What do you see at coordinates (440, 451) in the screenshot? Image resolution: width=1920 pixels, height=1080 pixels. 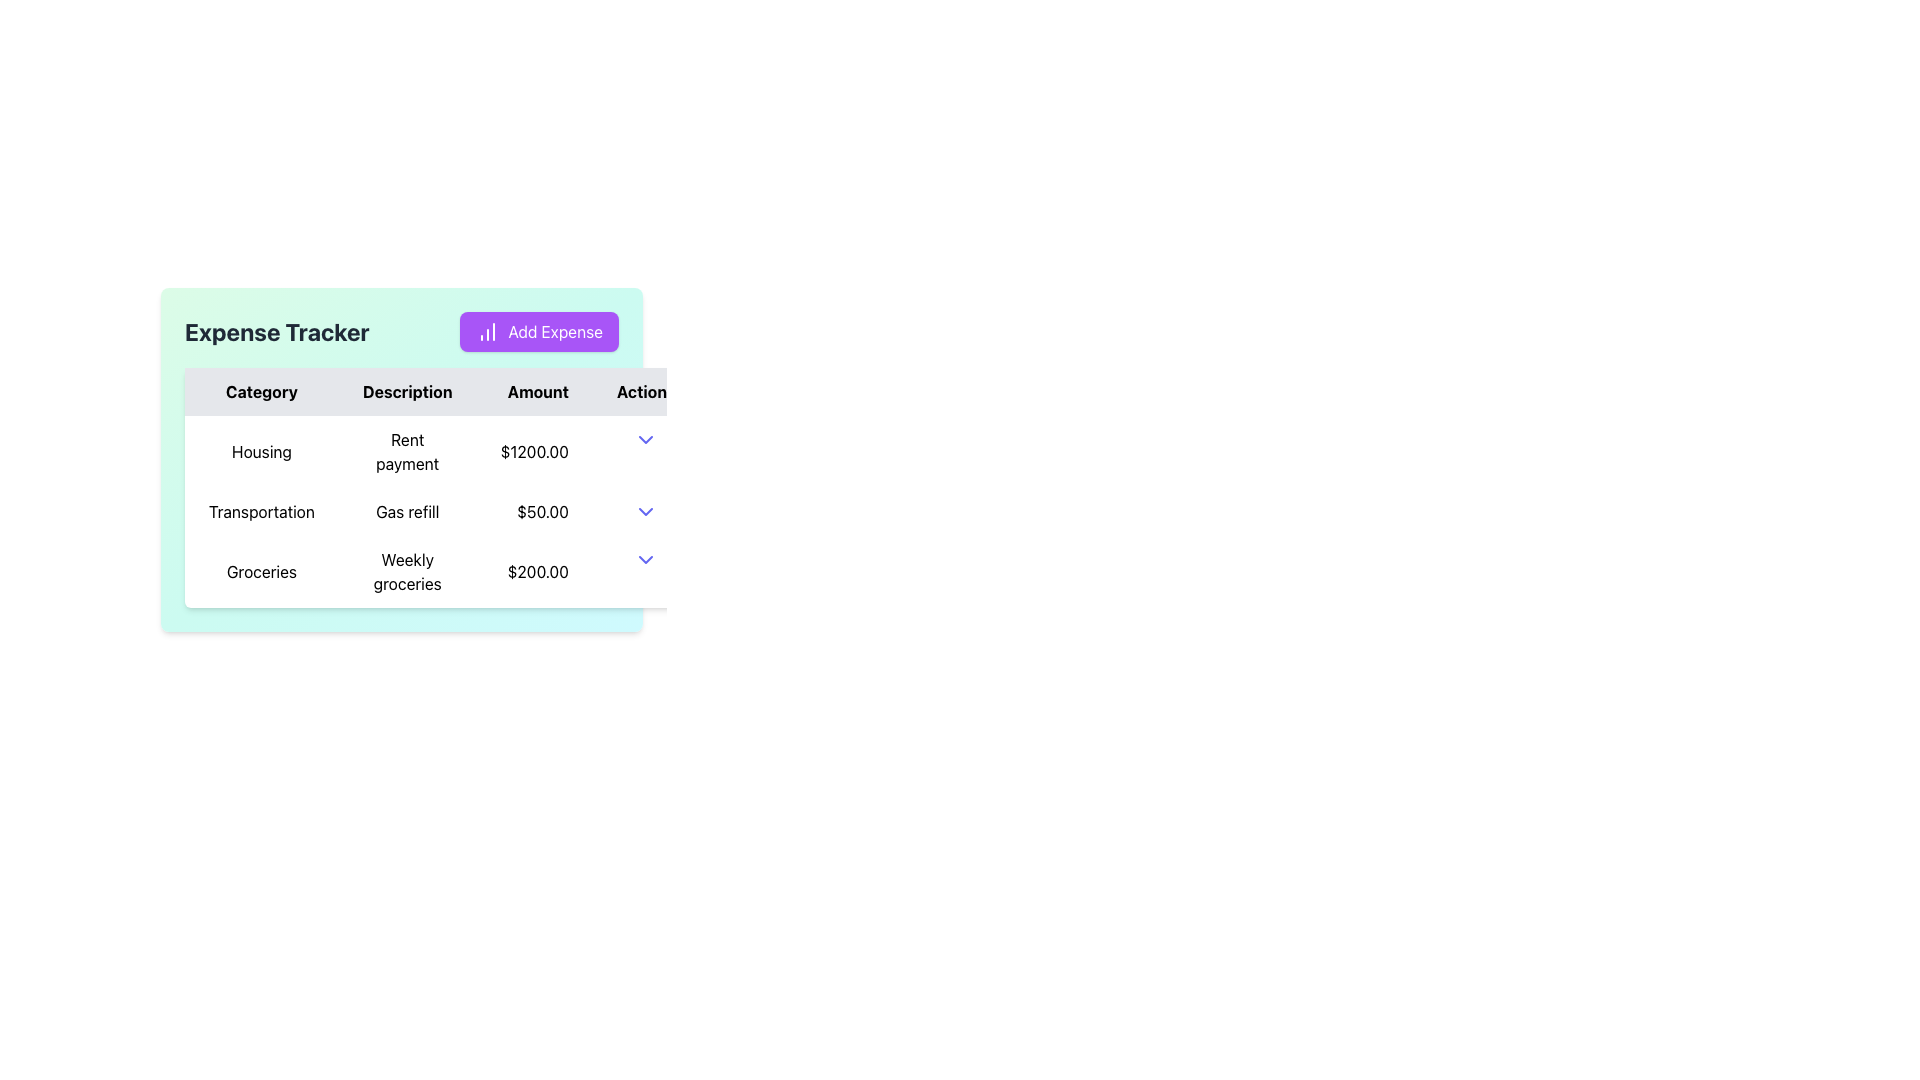 I see `the first row of the expenses table containing the category 'Housing', description 'Rent payment', and amount '$1200.00'` at bounding box center [440, 451].